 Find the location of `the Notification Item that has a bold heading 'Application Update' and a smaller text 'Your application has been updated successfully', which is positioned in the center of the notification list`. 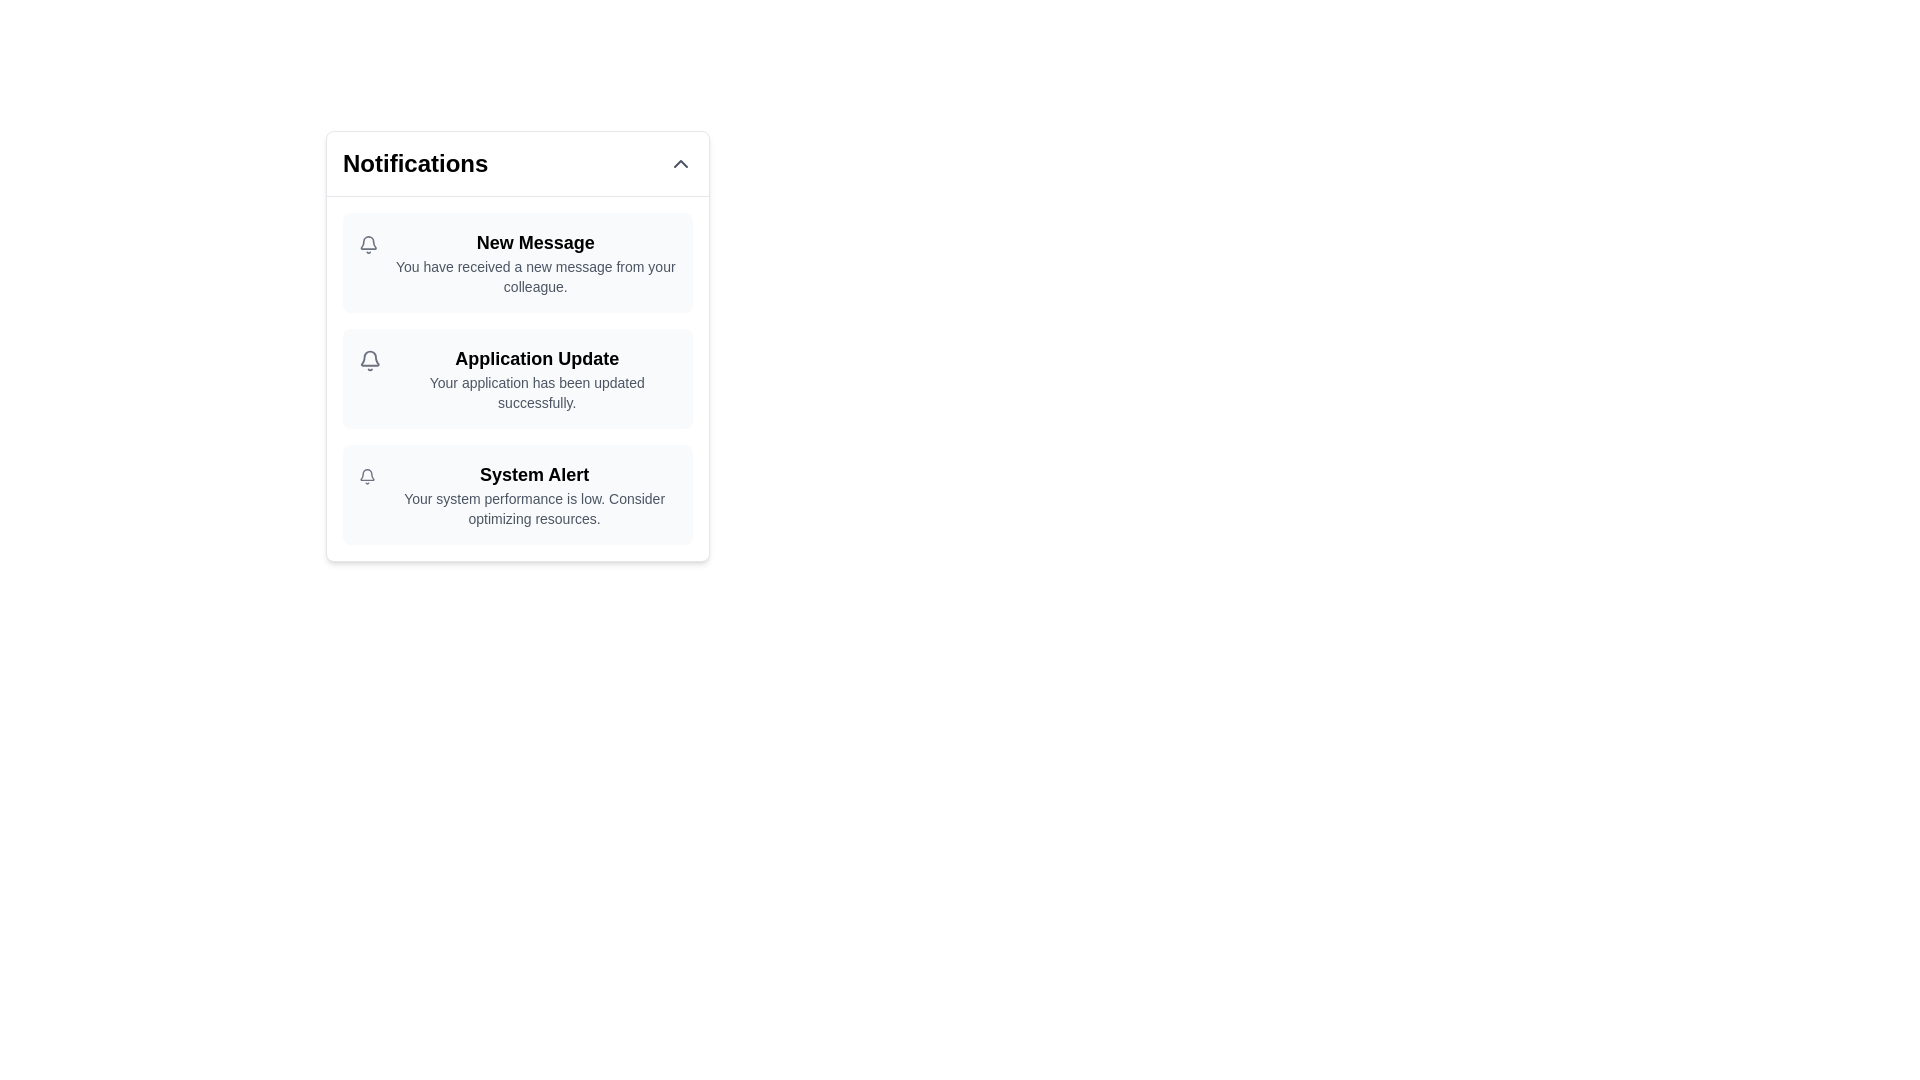

the Notification Item that has a bold heading 'Application Update' and a smaller text 'Your application has been updated successfully', which is positioned in the center of the notification list is located at coordinates (537, 378).